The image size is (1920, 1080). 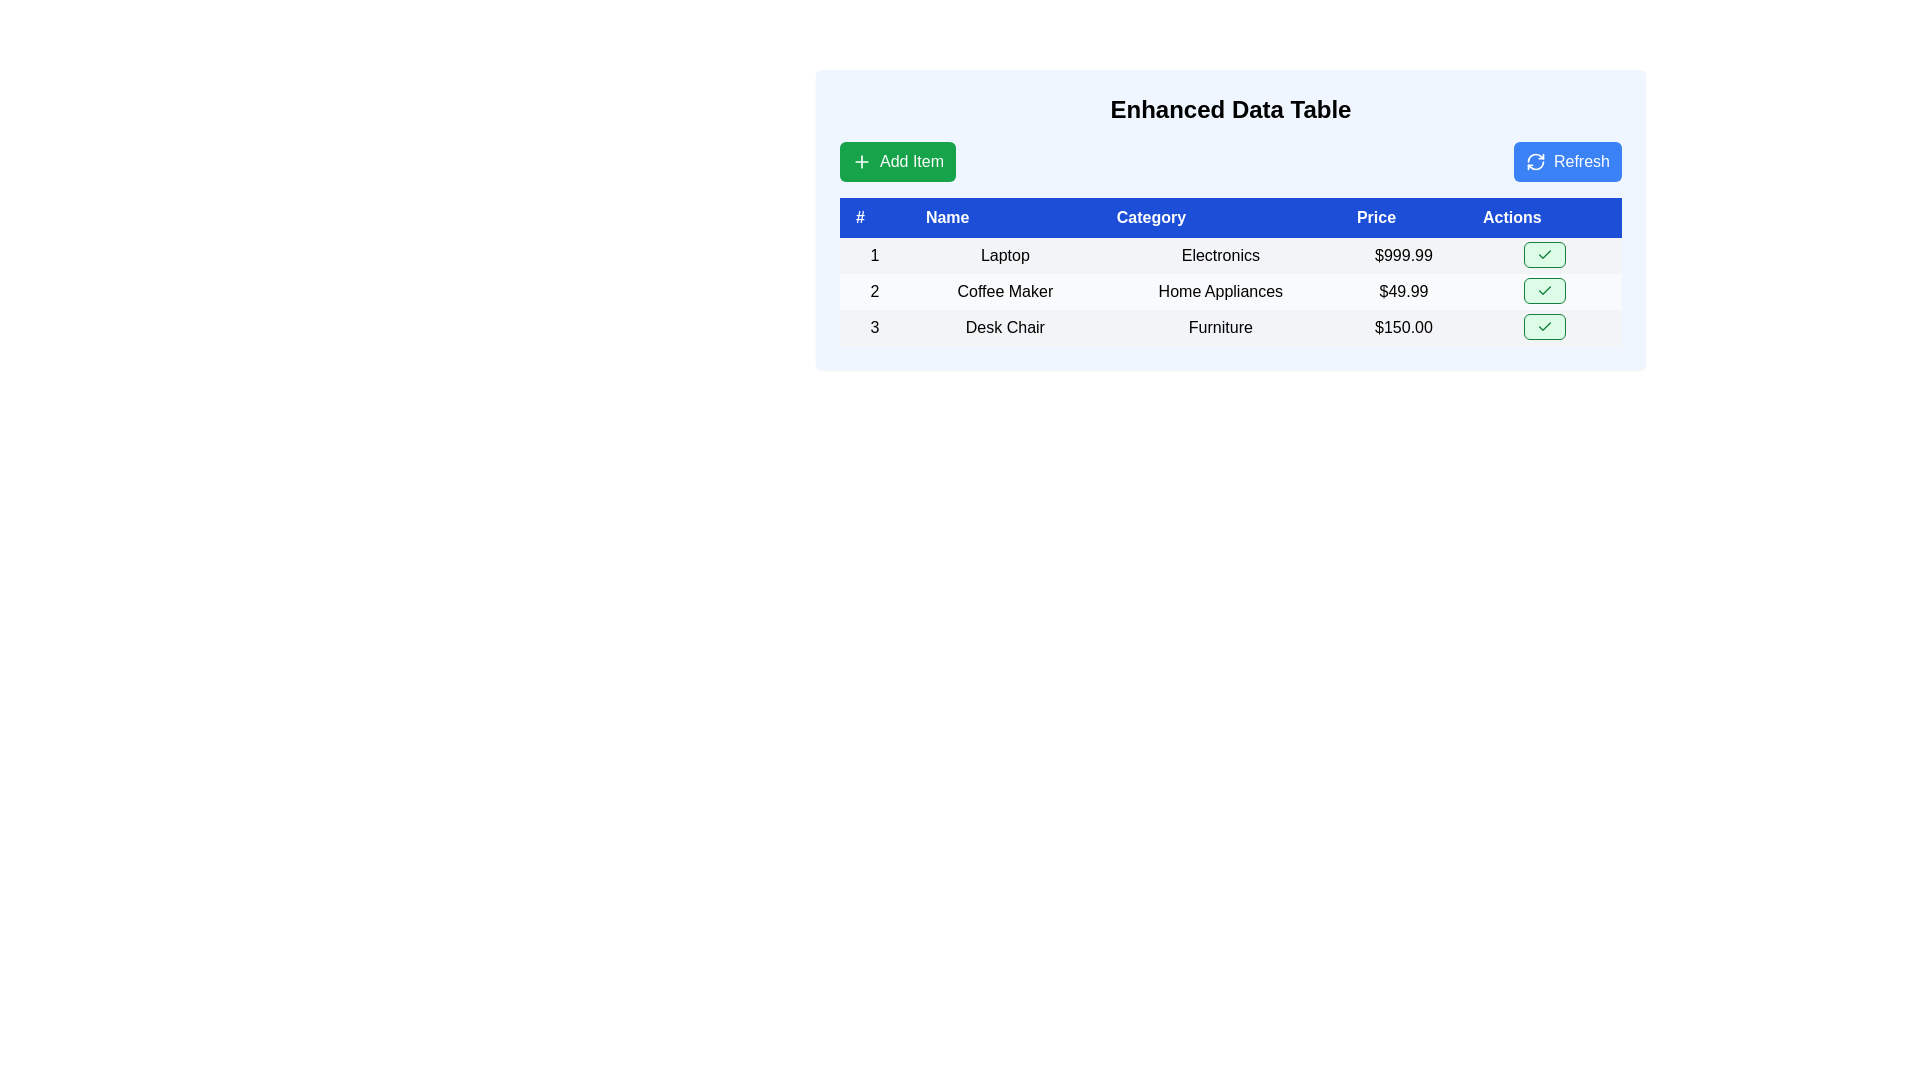 What do you see at coordinates (1535, 161) in the screenshot?
I see `the refresh SVG icon located in the top-right corner of the data table` at bounding box center [1535, 161].